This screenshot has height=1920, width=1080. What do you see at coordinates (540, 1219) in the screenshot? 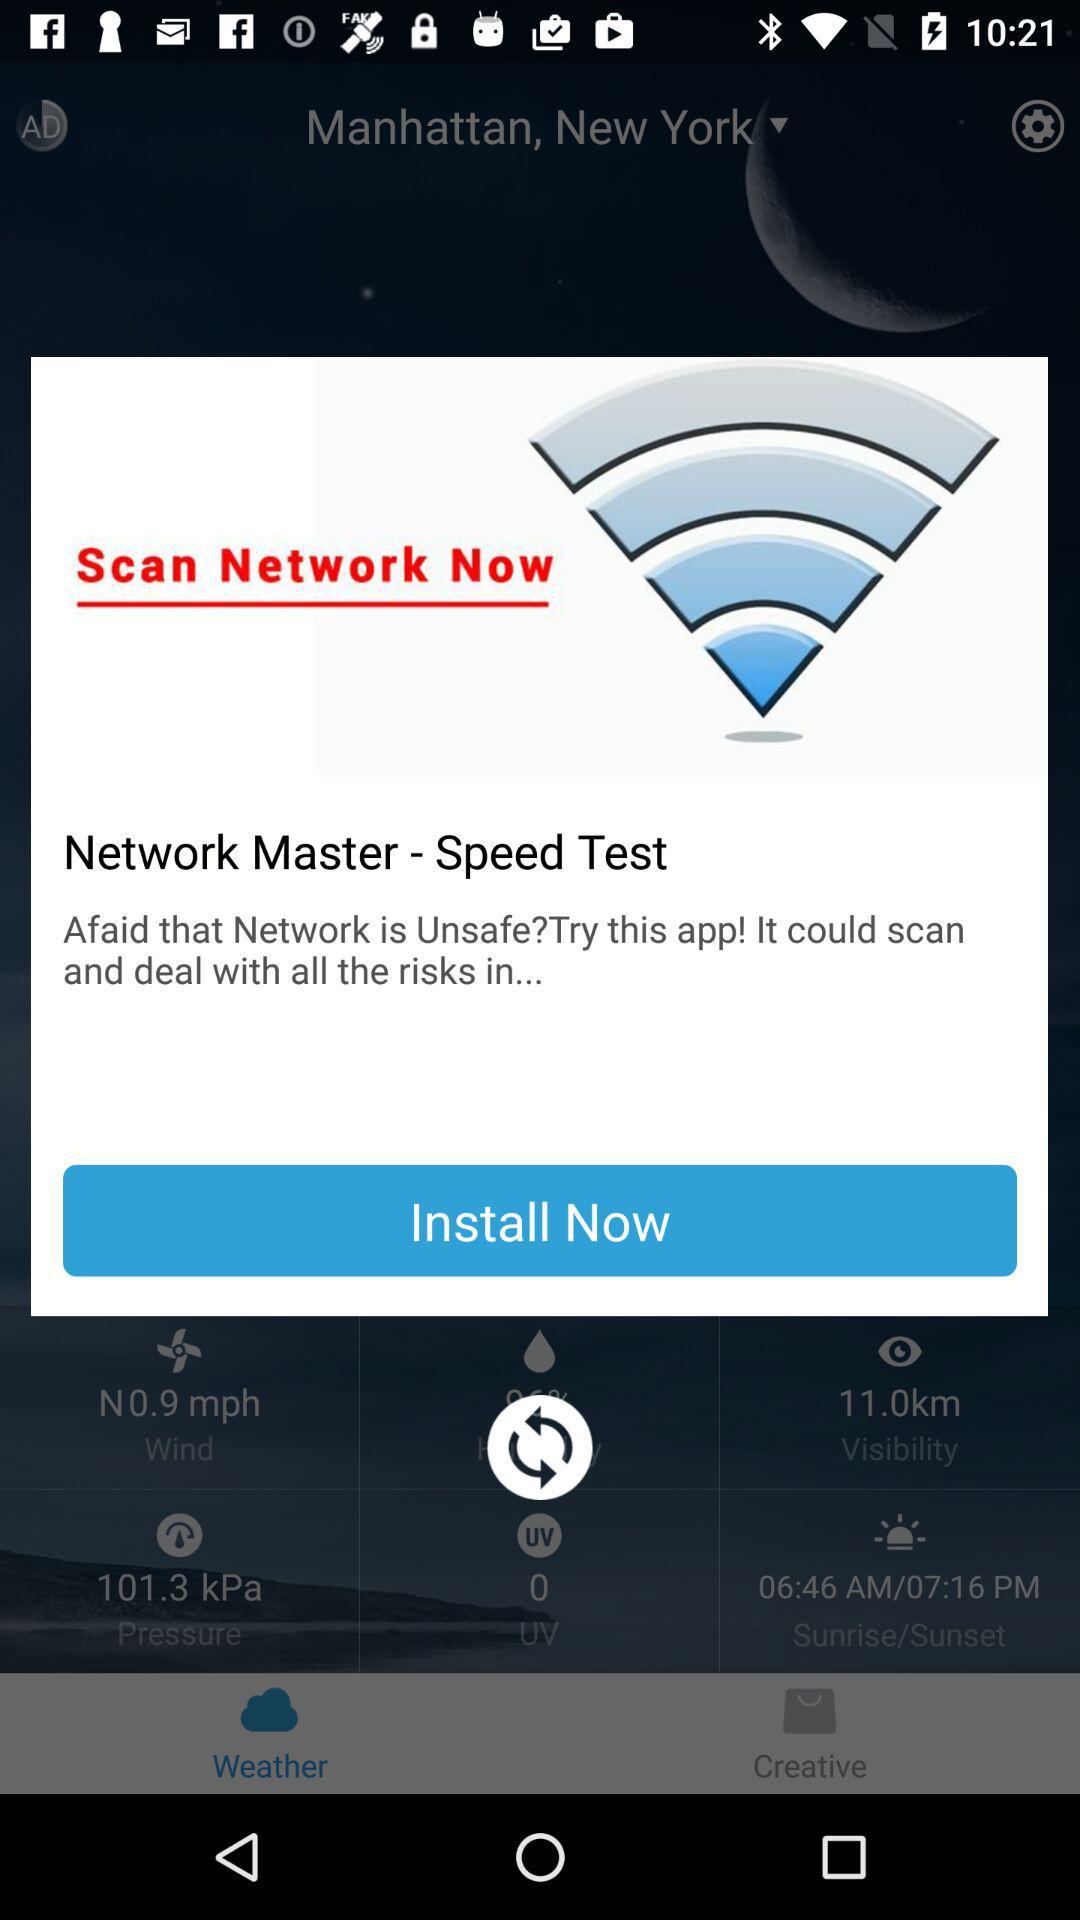
I see `install now item` at bounding box center [540, 1219].